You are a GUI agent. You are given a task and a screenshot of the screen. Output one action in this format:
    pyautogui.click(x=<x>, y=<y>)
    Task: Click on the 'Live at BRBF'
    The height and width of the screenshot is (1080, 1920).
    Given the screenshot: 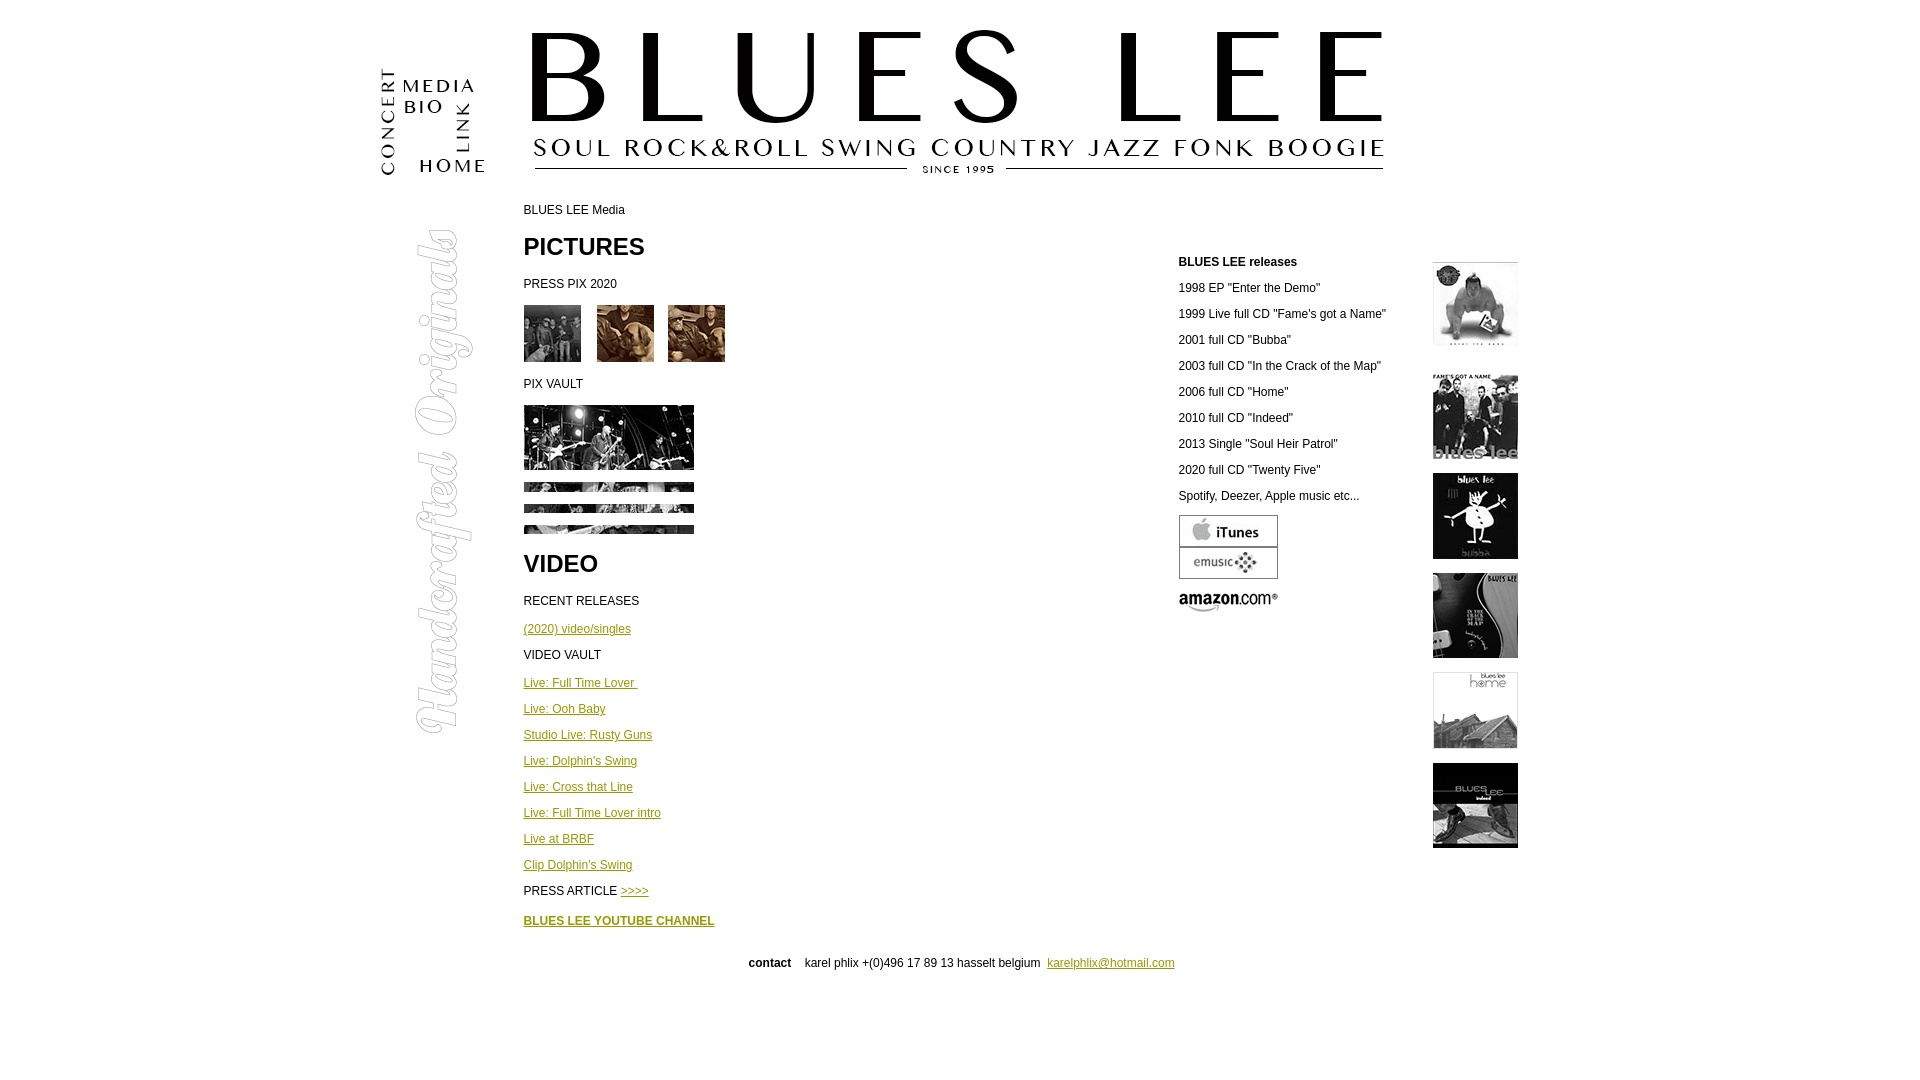 What is the action you would take?
    pyautogui.click(x=523, y=839)
    